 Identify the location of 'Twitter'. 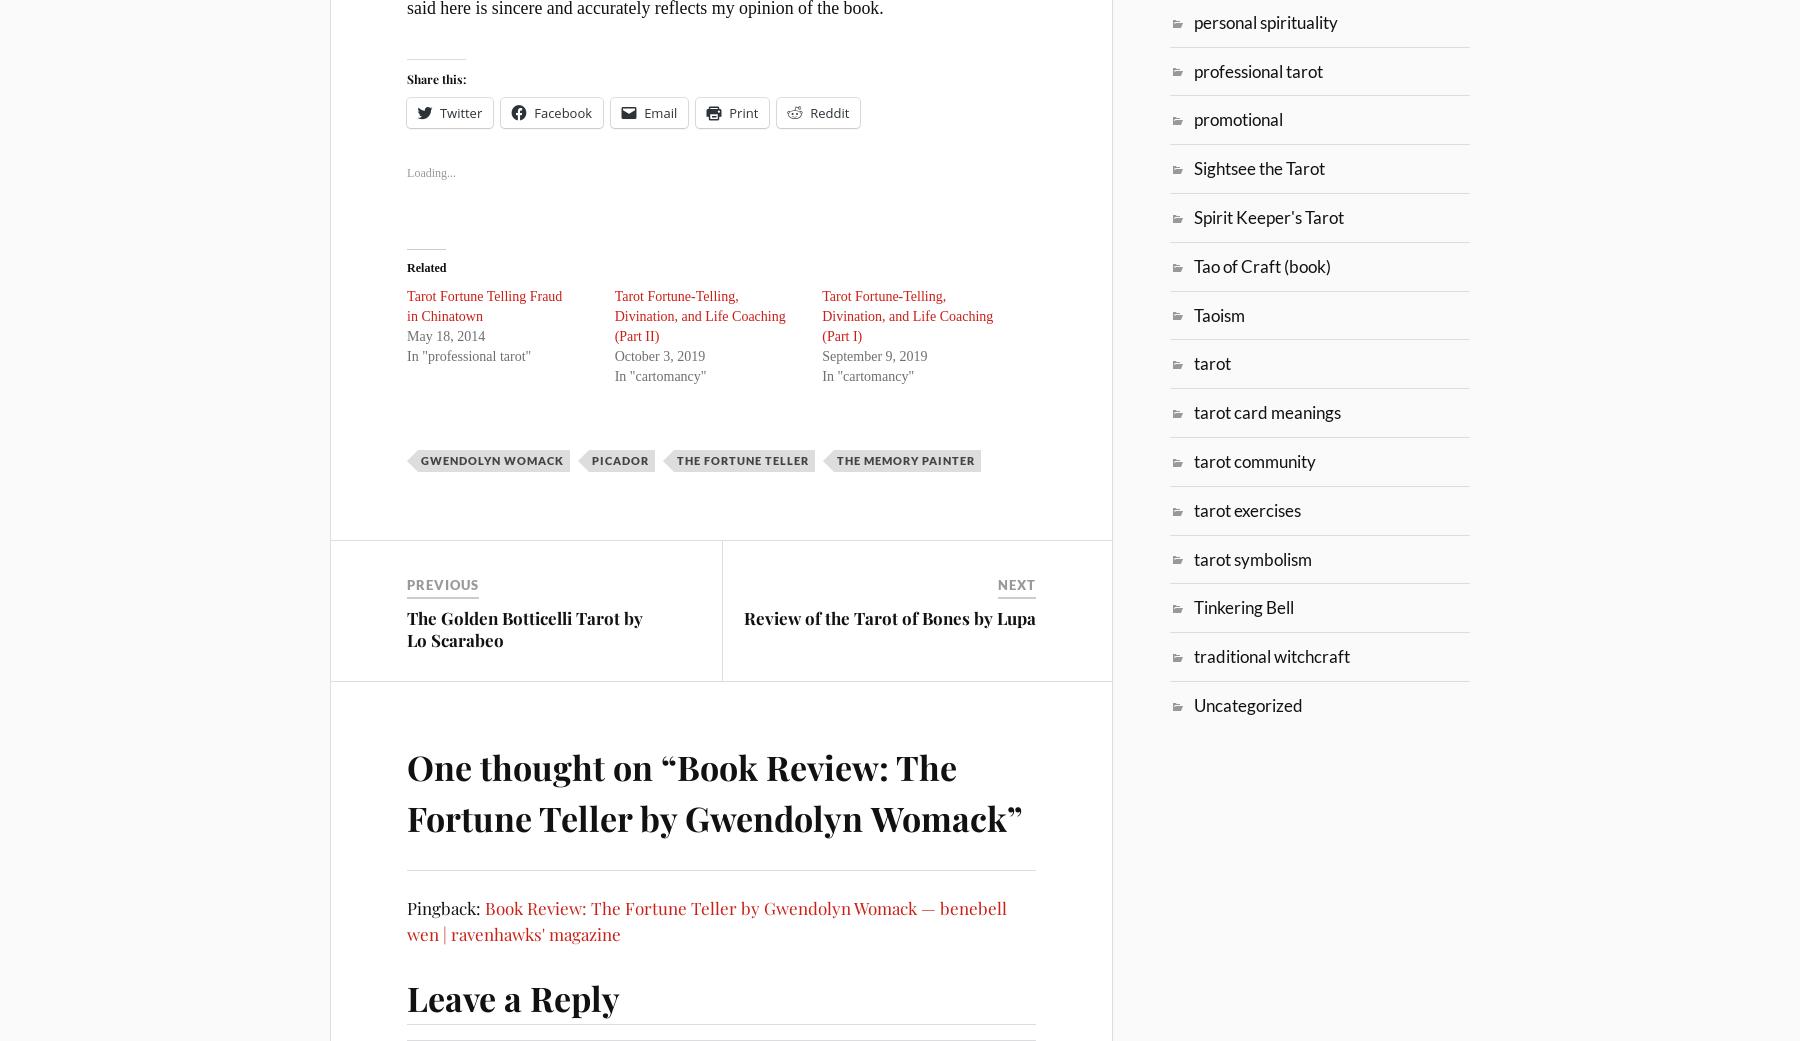
(459, 112).